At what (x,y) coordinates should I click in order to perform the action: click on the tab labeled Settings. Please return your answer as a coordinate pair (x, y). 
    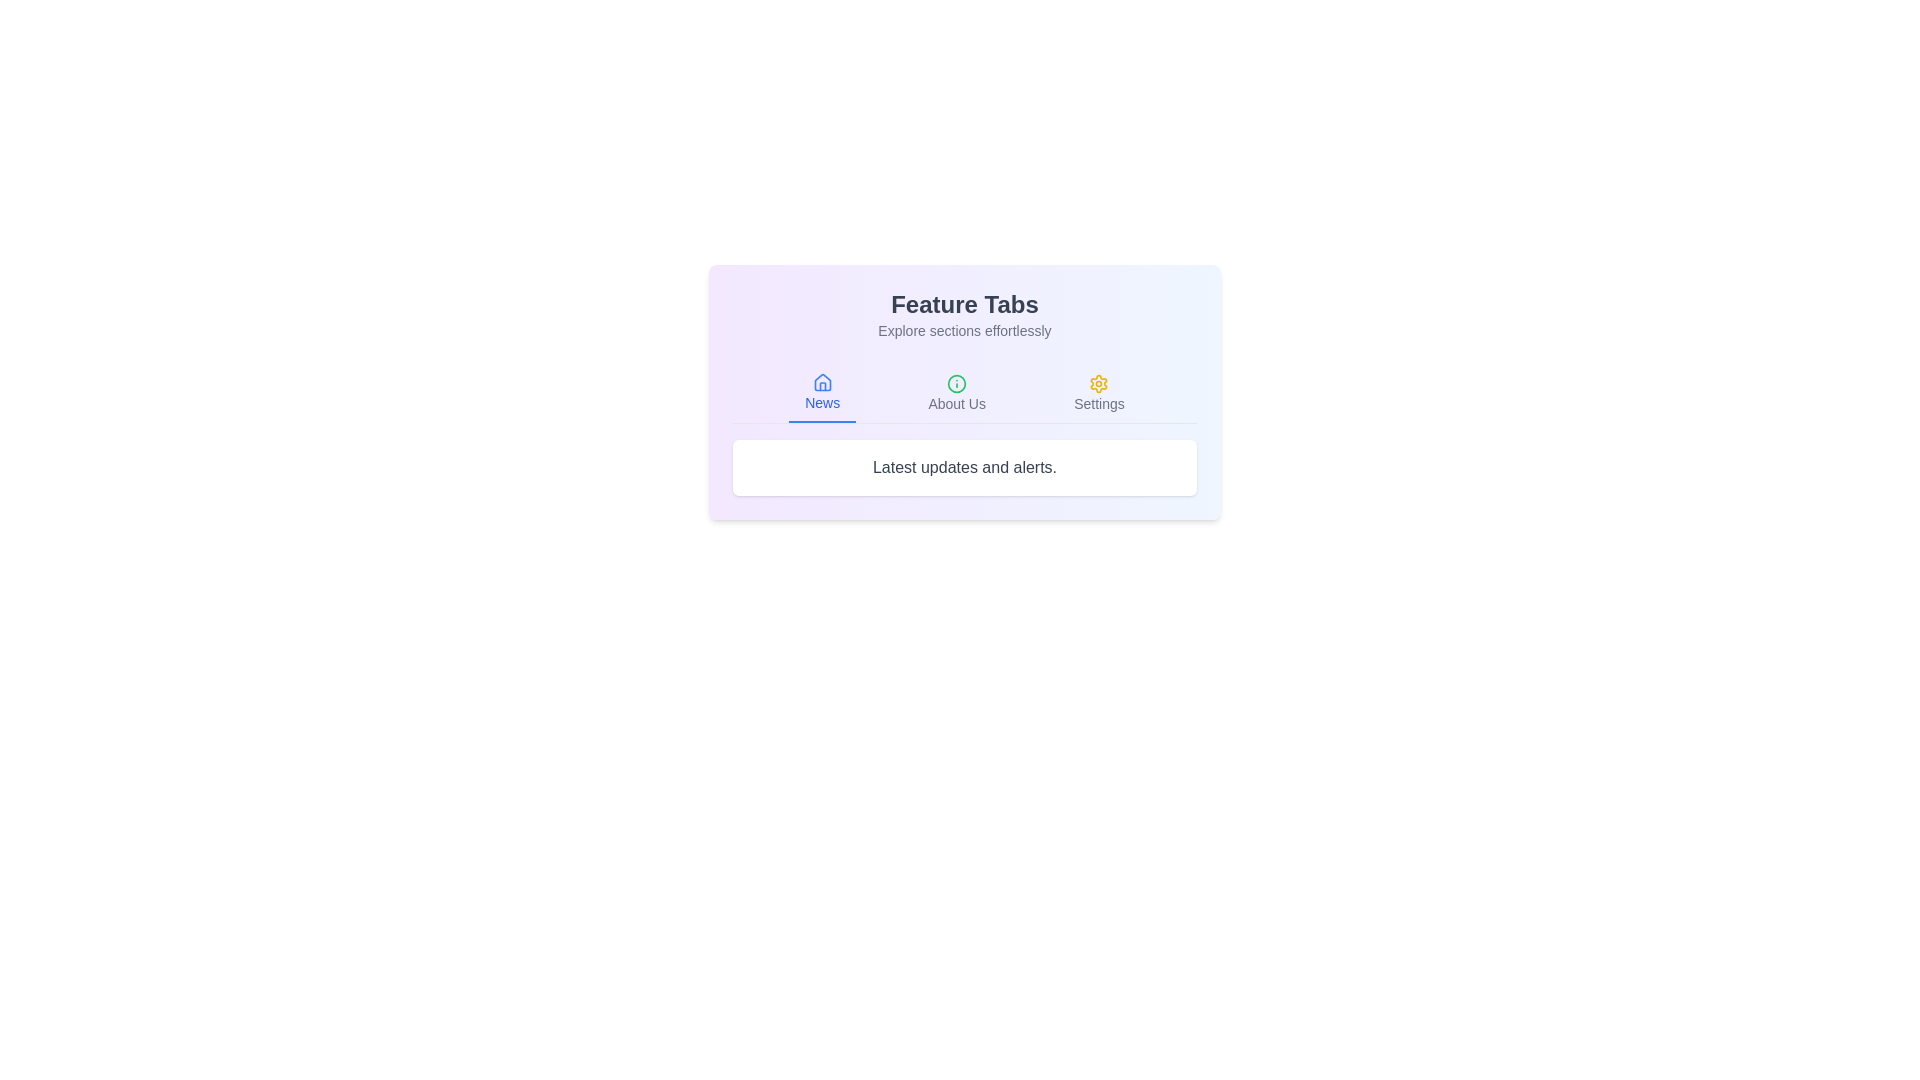
    Looking at the image, I should click on (1098, 393).